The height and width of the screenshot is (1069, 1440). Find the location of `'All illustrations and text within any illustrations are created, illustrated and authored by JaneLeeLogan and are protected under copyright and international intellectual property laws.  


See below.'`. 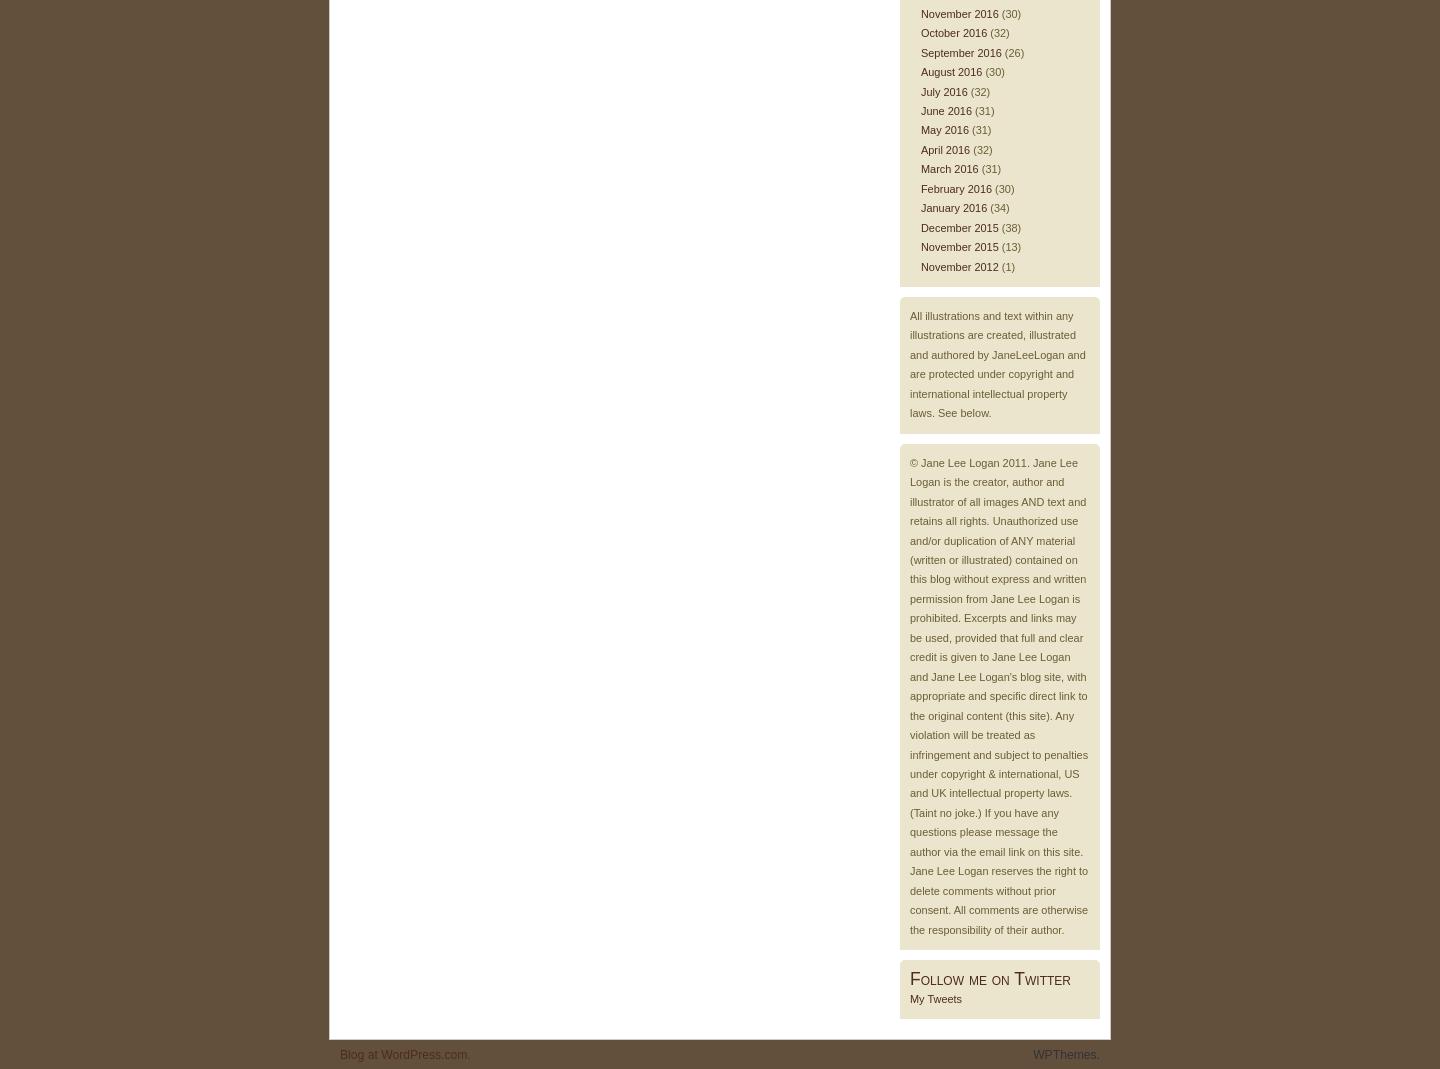

'All illustrations and text within any illustrations are created, illustrated and authored by JaneLeeLogan and are protected under copyright and international intellectual property laws.  


See below.' is located at coordinates (996, 364).